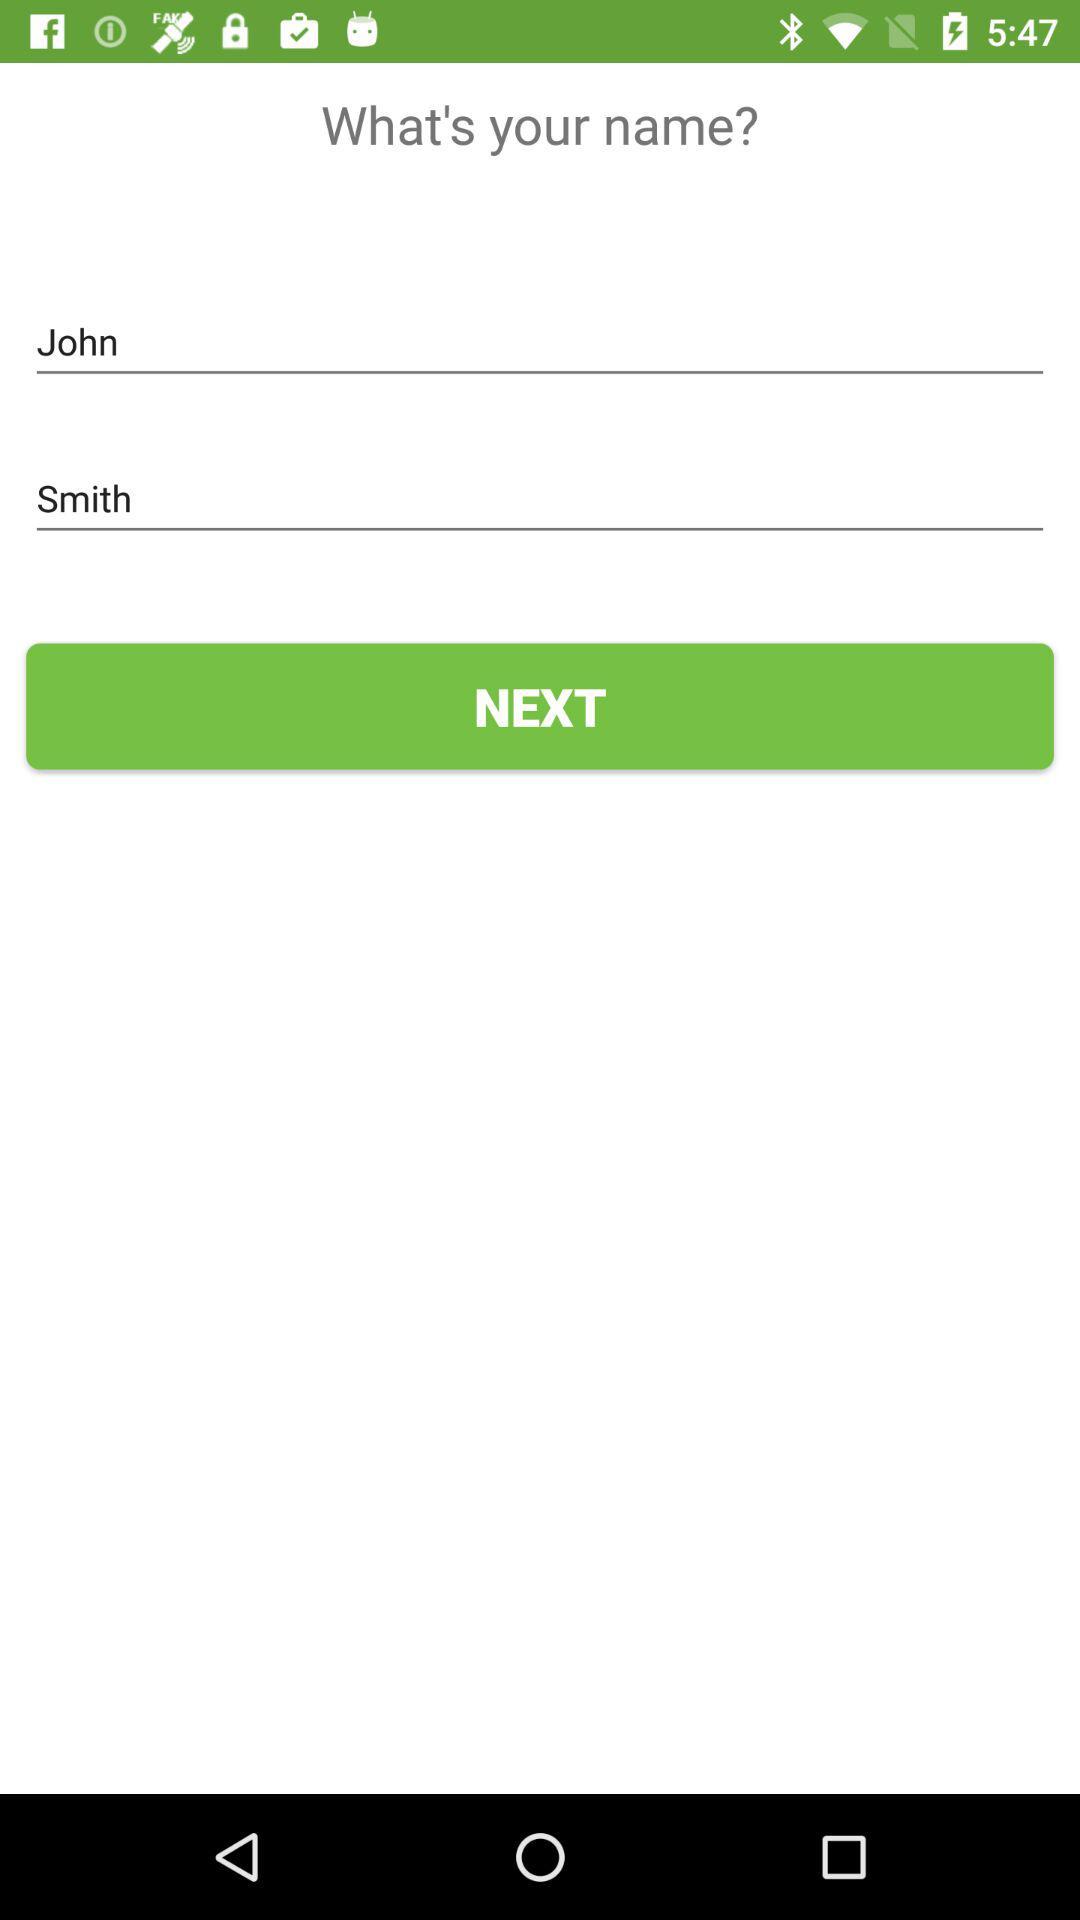 The image size is (1080, 1920). What do you see at coordinates (540, 342) in the screenshot?
I see `the john` at bounding box center [540, 342].